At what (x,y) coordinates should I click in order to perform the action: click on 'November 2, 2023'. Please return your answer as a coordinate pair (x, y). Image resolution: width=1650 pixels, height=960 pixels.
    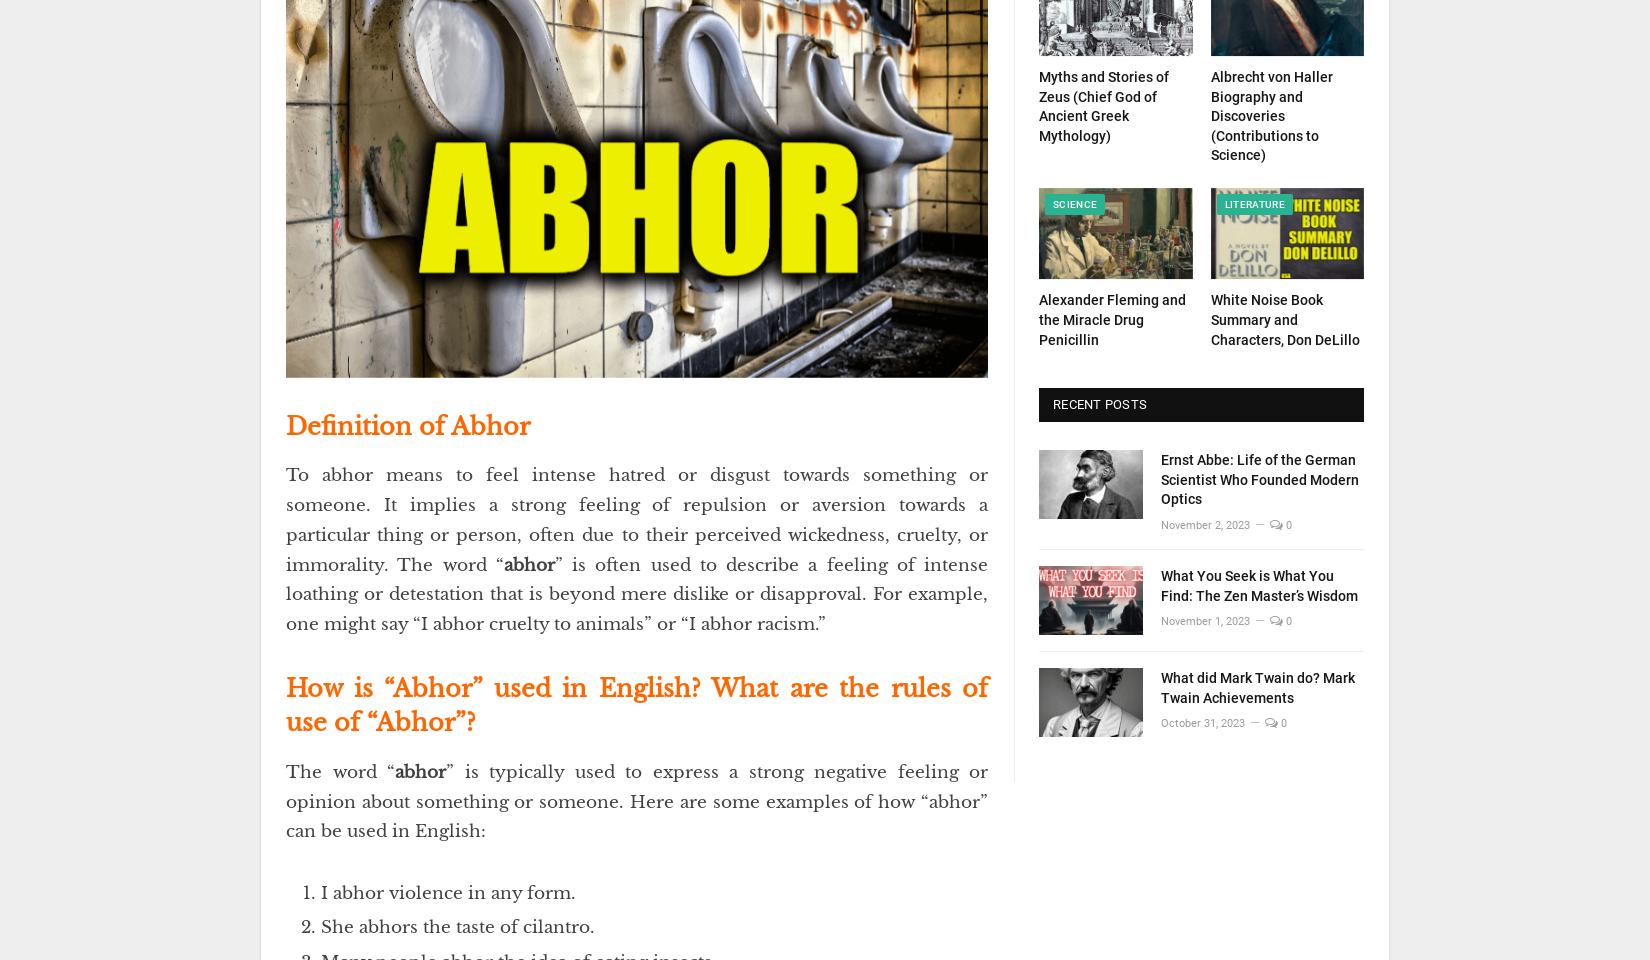
    Looking at the image, I should click on (1205, 523).